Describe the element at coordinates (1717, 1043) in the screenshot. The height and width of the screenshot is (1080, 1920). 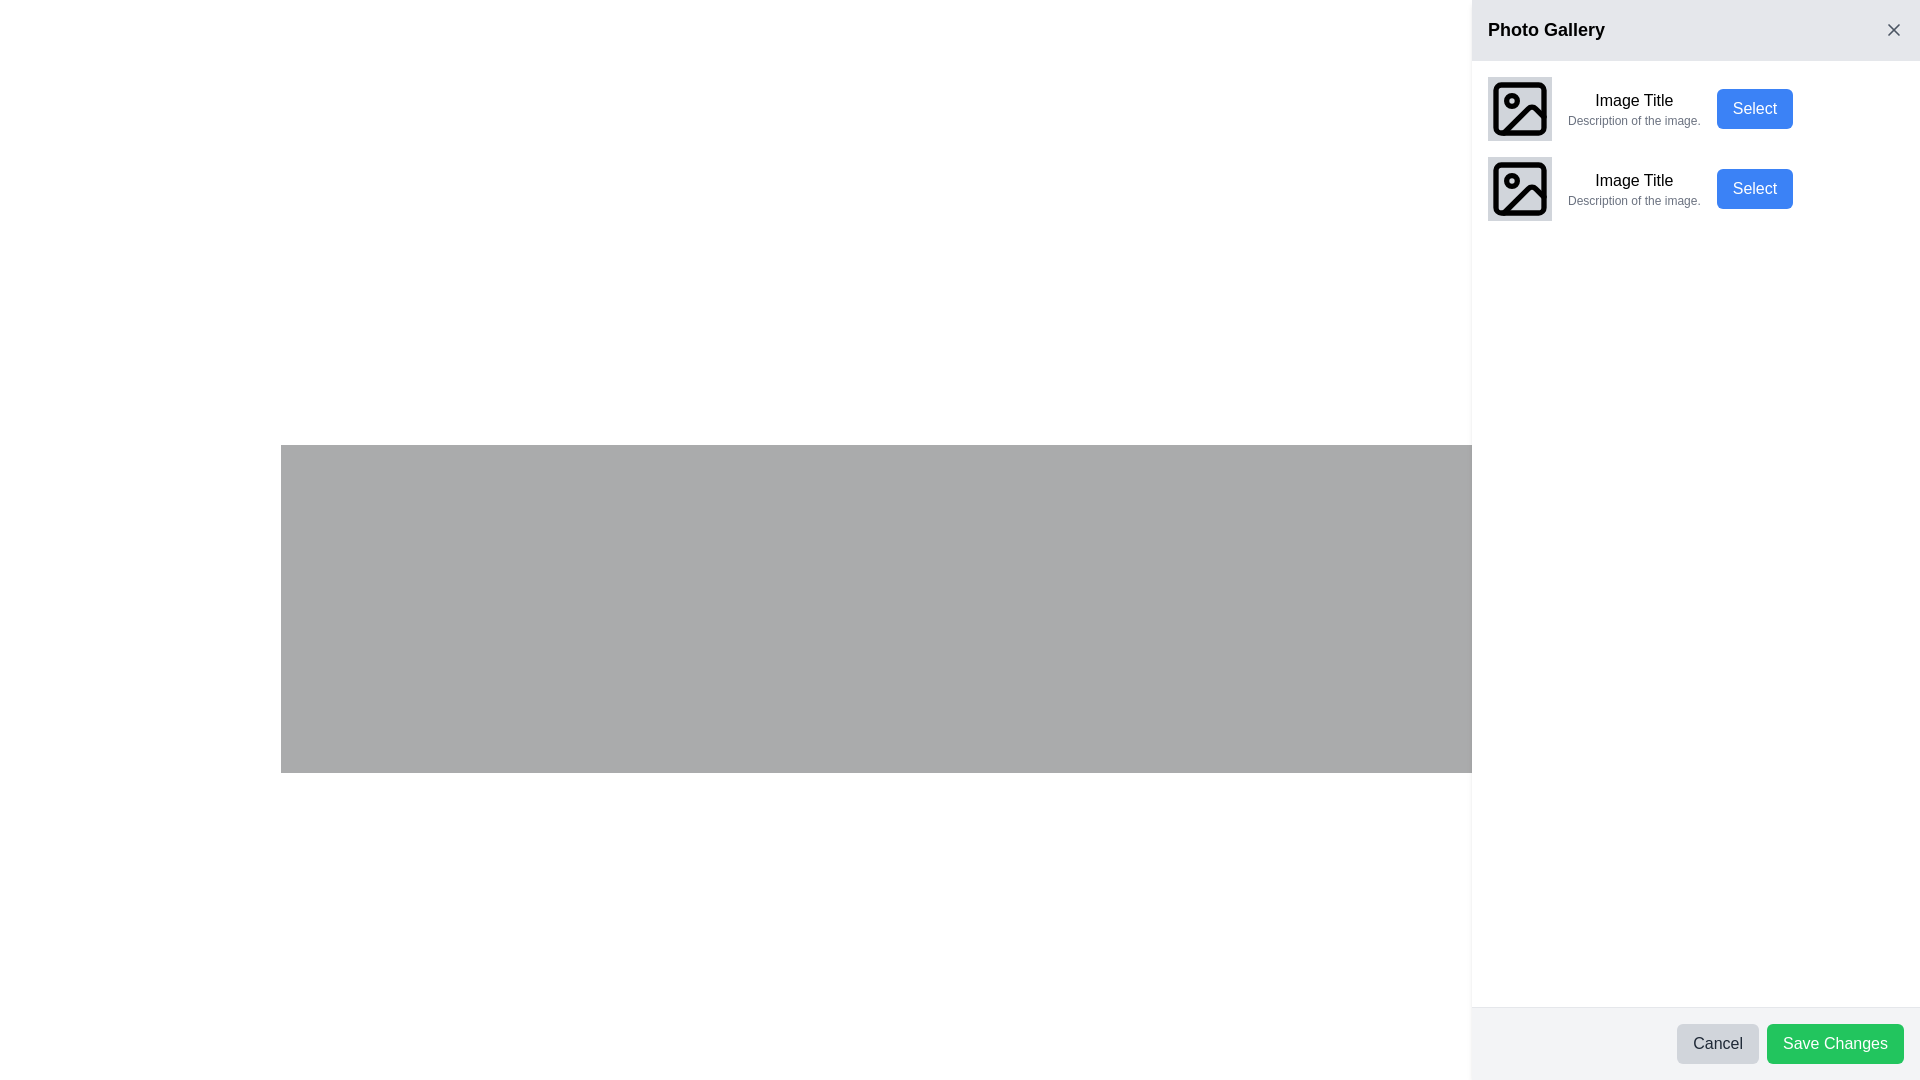
I see `the 'Cancel' button, which is a rectangular button with a light gray background and black text, located at the bottom-right corner of the interface, to observe its hover effect that changes the background to a darker gray` at that location.